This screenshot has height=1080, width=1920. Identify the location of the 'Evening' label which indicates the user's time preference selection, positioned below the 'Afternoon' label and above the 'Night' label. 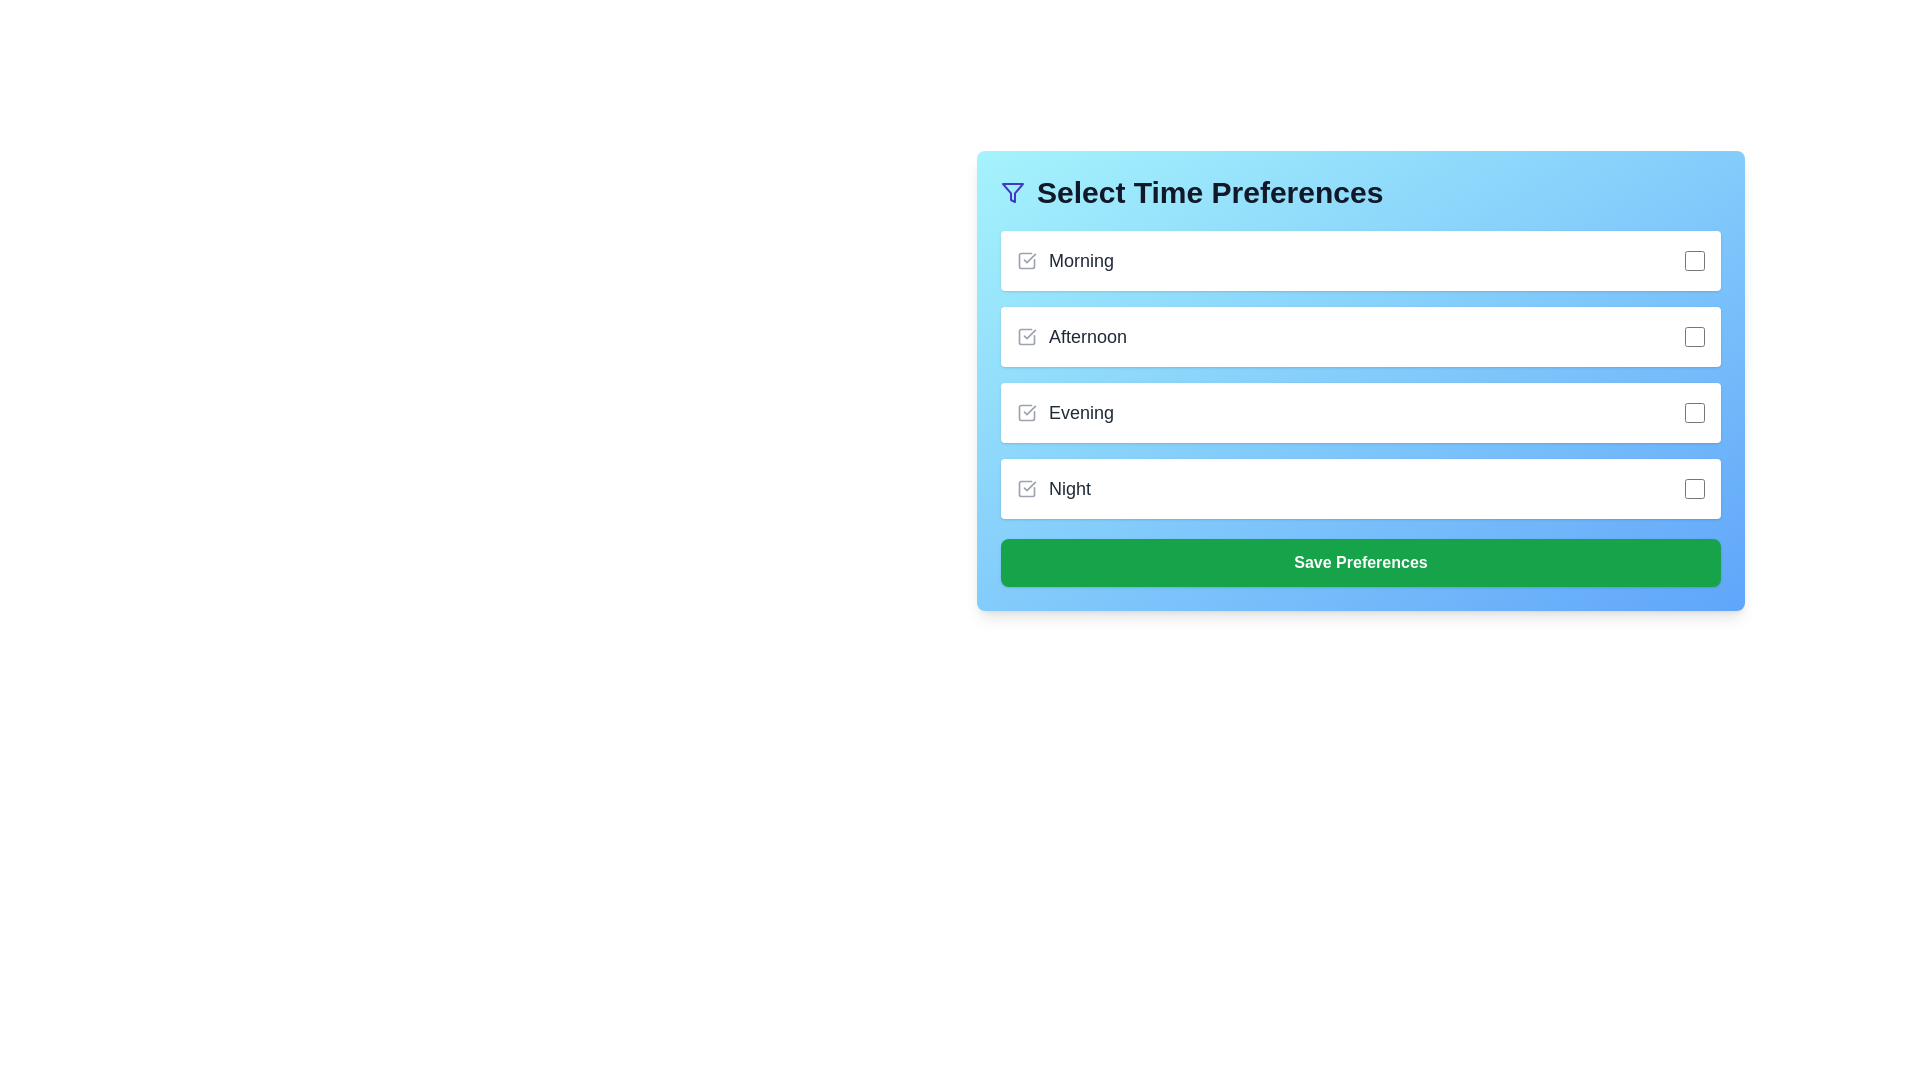
(1080, 411).